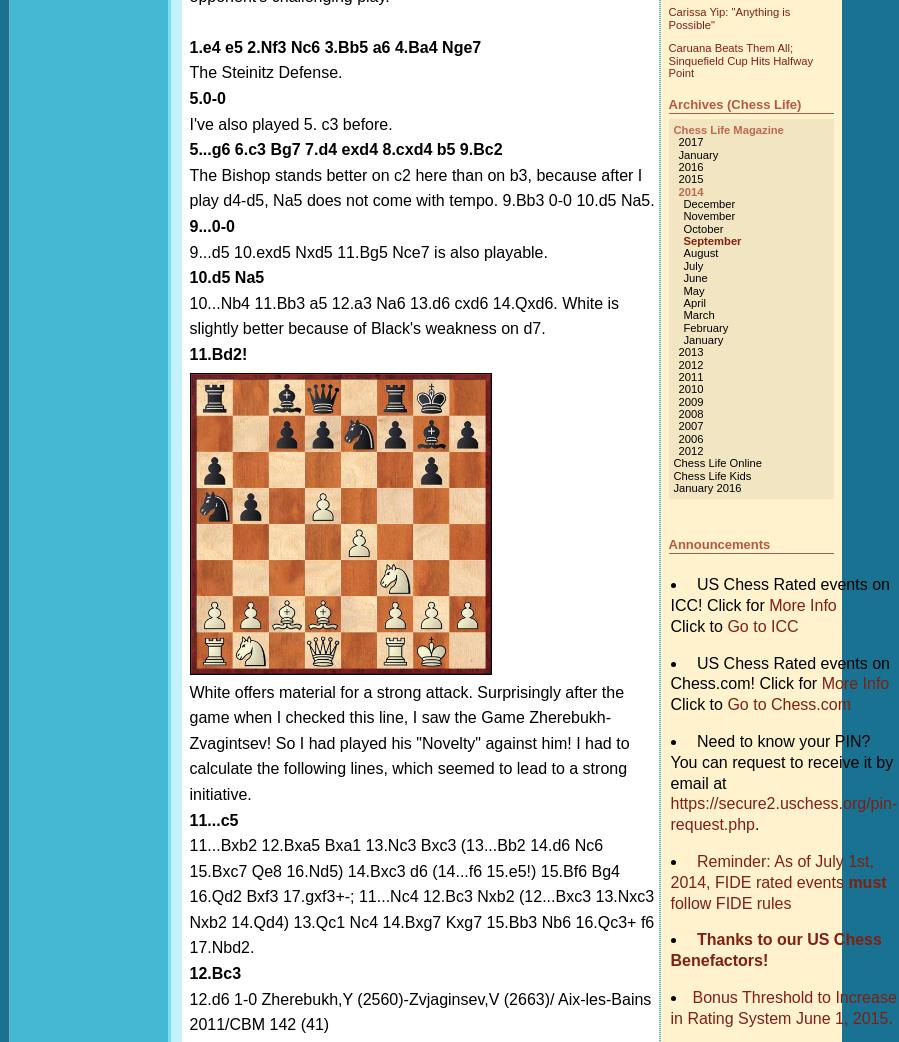 The height and width of the screenshot is (1042, 899). What do you see at coordinates (677, 142) in the screenshot?
I see `'2017'` at bounding box center [677, 142].